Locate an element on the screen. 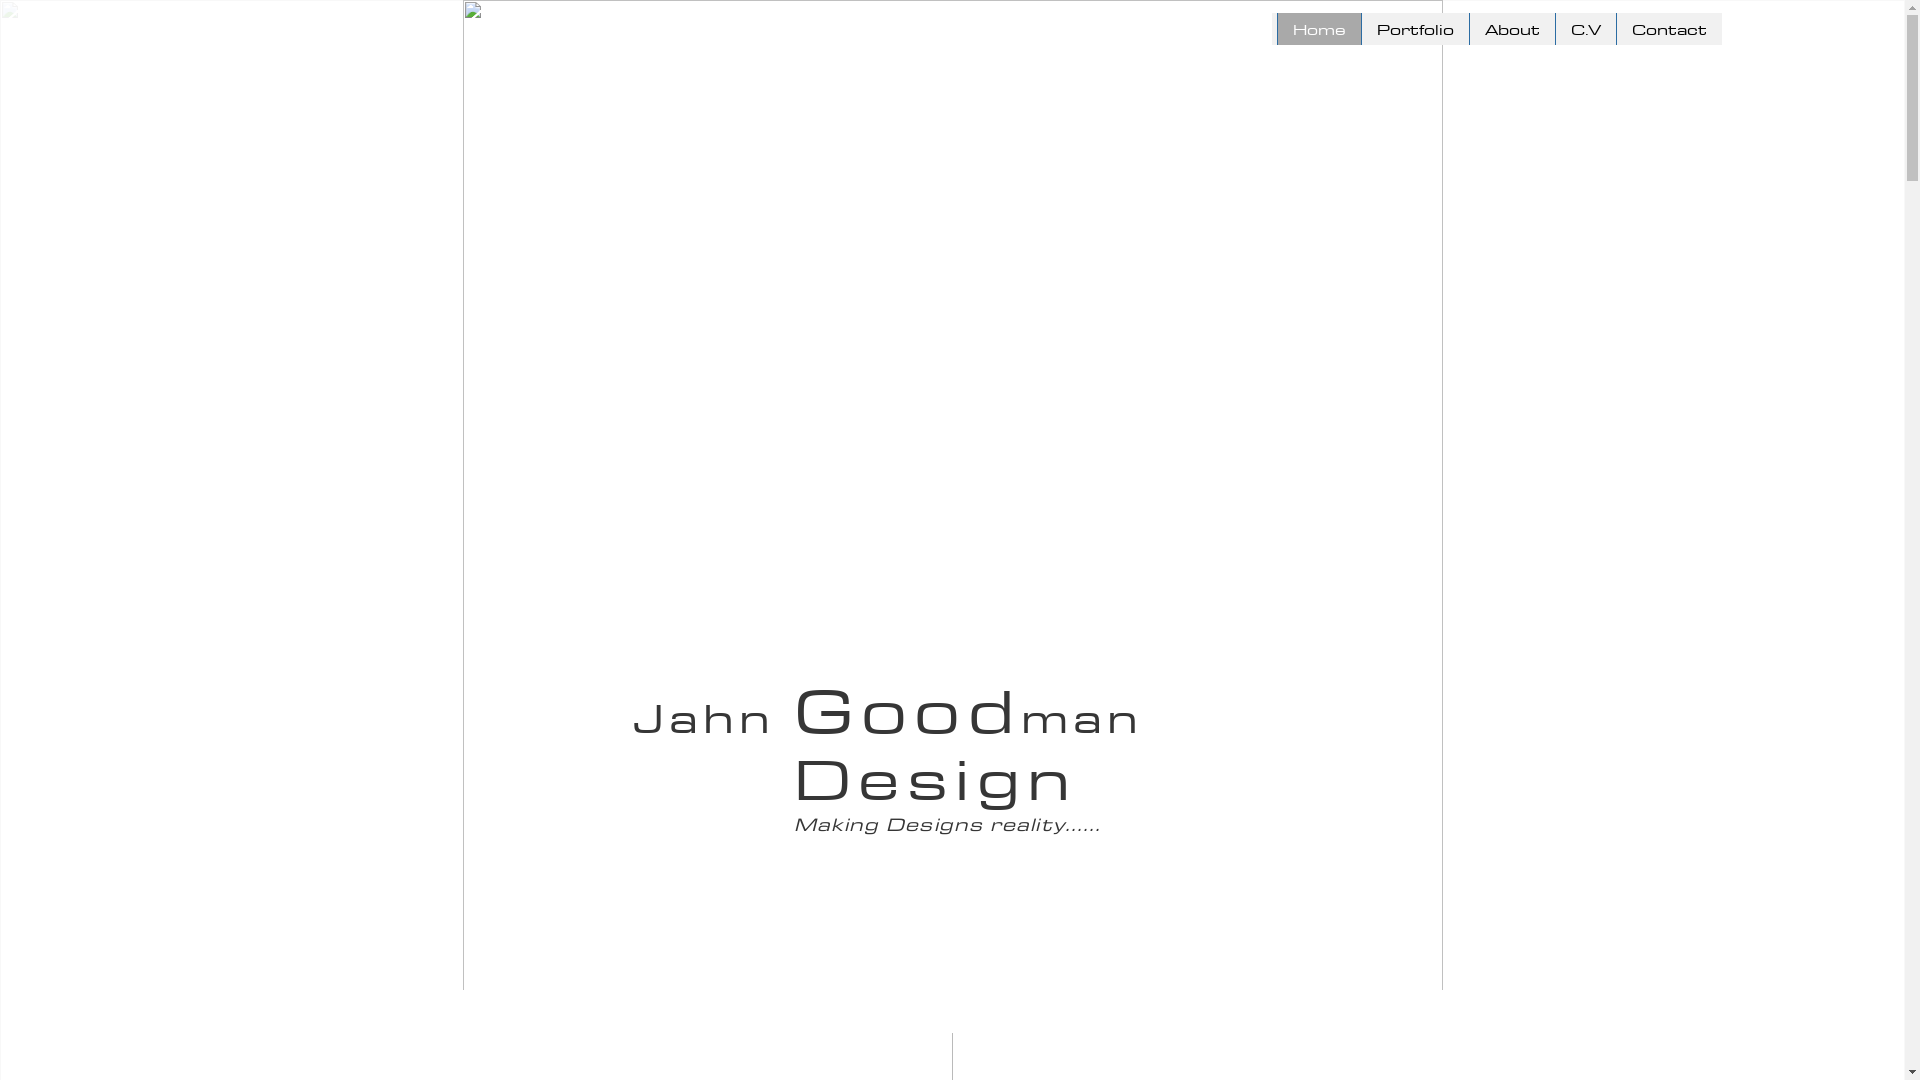 This screenshot has width=1920, height=1080. 'About' is located at coordinates (1468, 29).